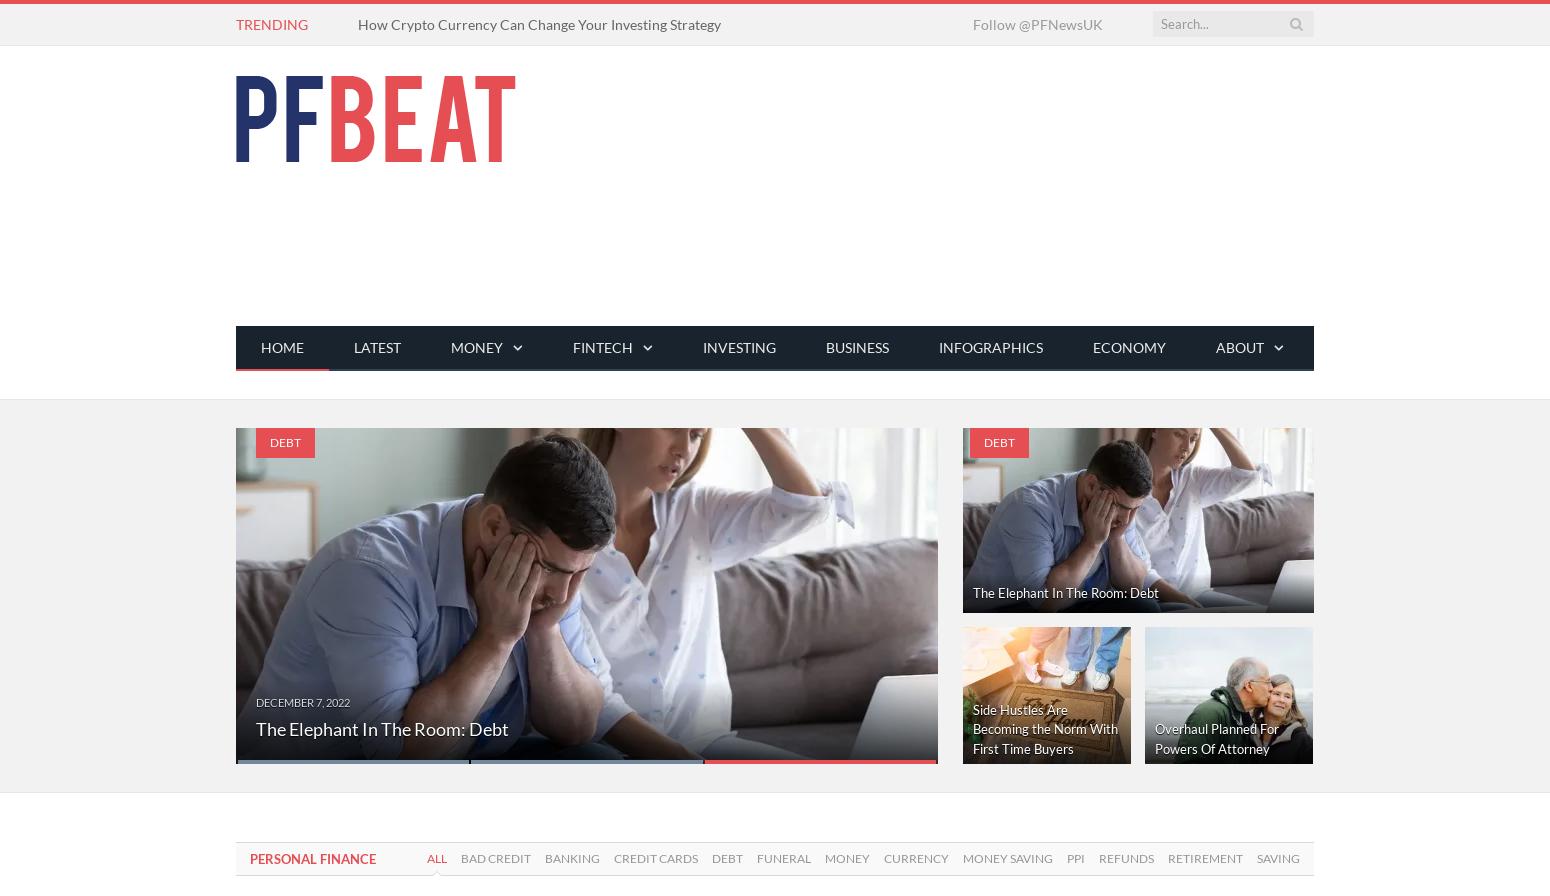  Describe the element at coordinates (883, 858) in the screenshot. I see `'Currency'` at that location.